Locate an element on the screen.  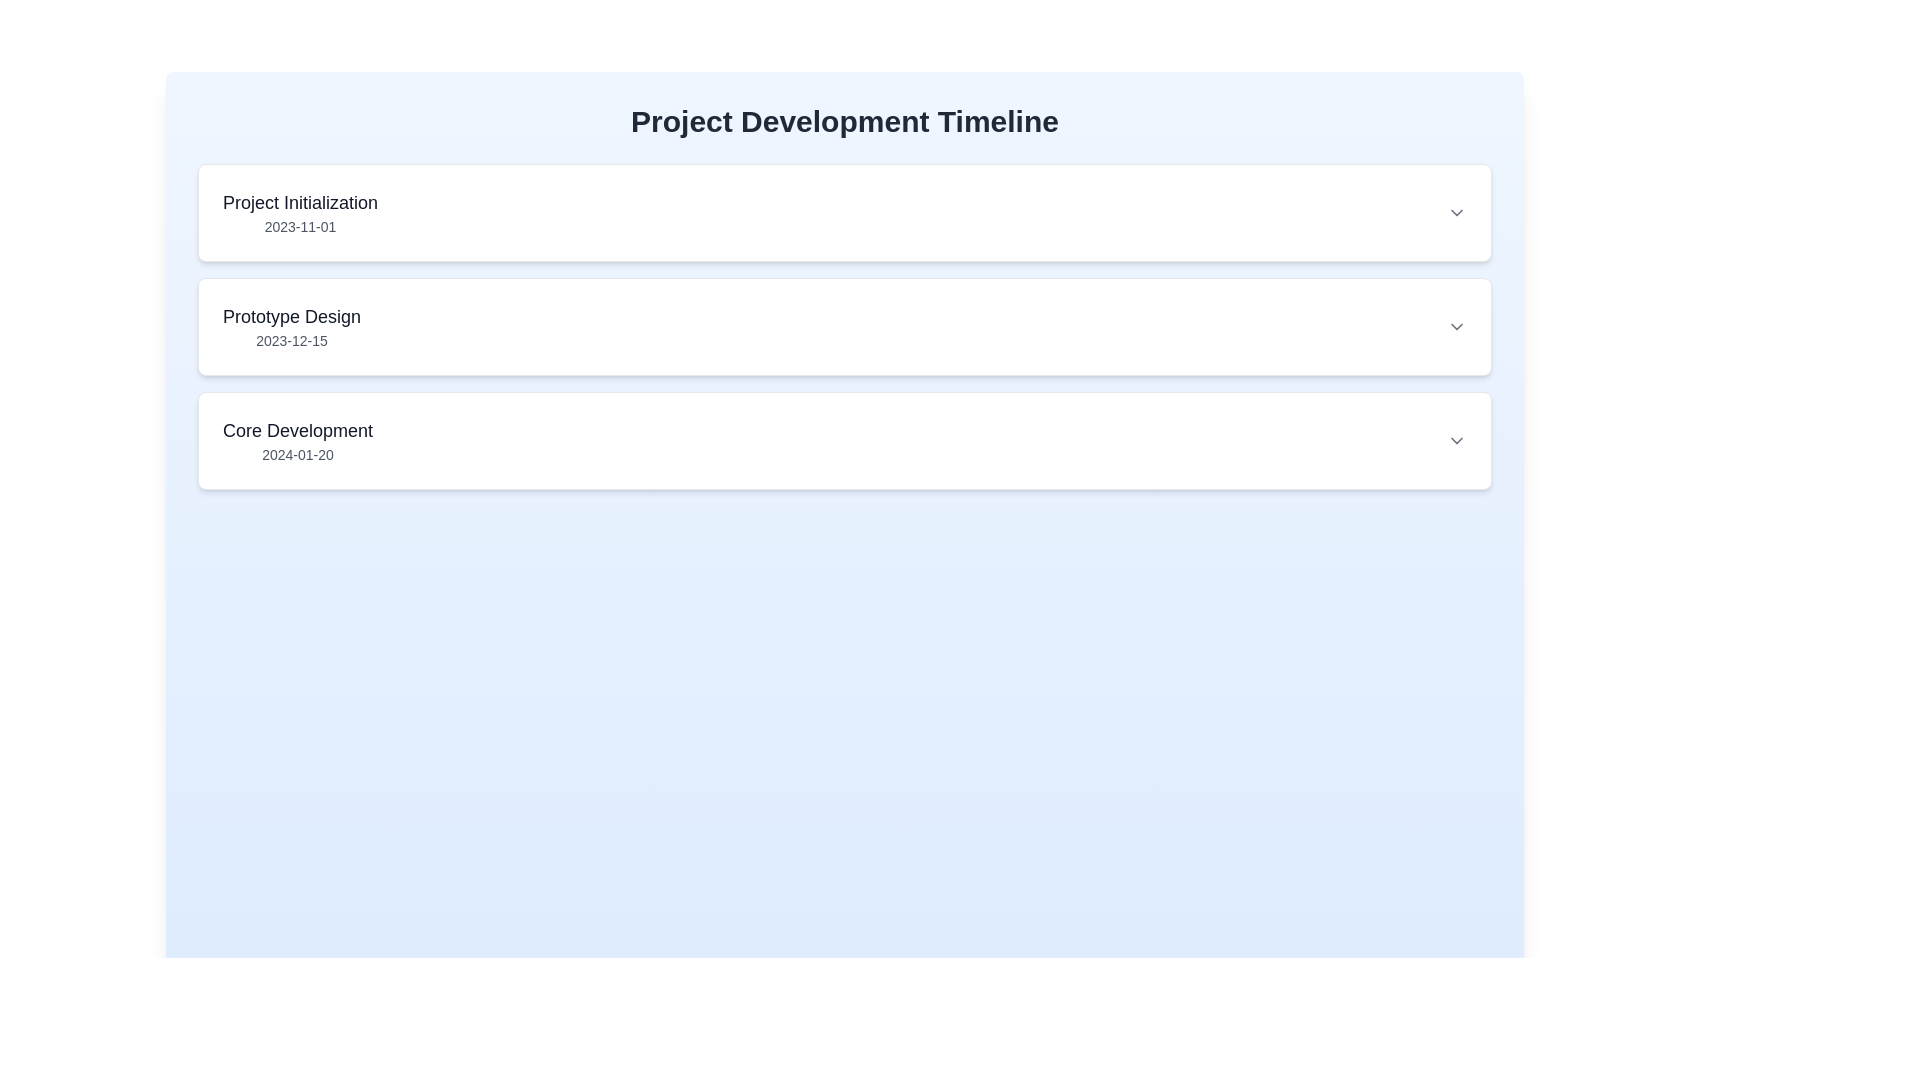
the text label displaying '2023-12-15', located below the title 'Prototype Design' on the second card in the vertical stack of cards is located at coordinates (291, 339).